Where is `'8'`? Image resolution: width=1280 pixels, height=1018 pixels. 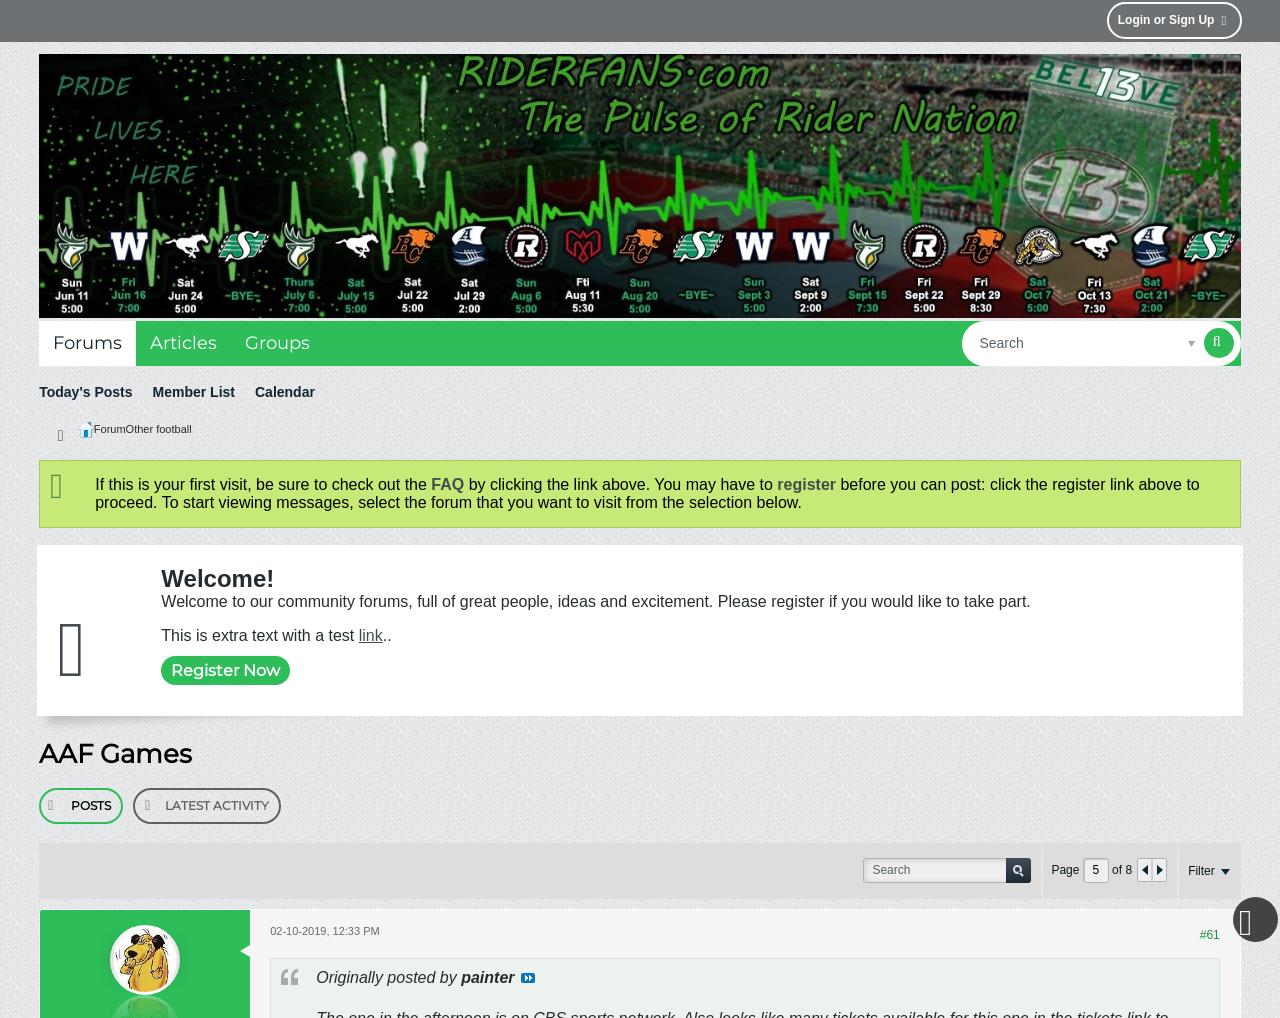 '8' is located at coordinates (1124, 869).